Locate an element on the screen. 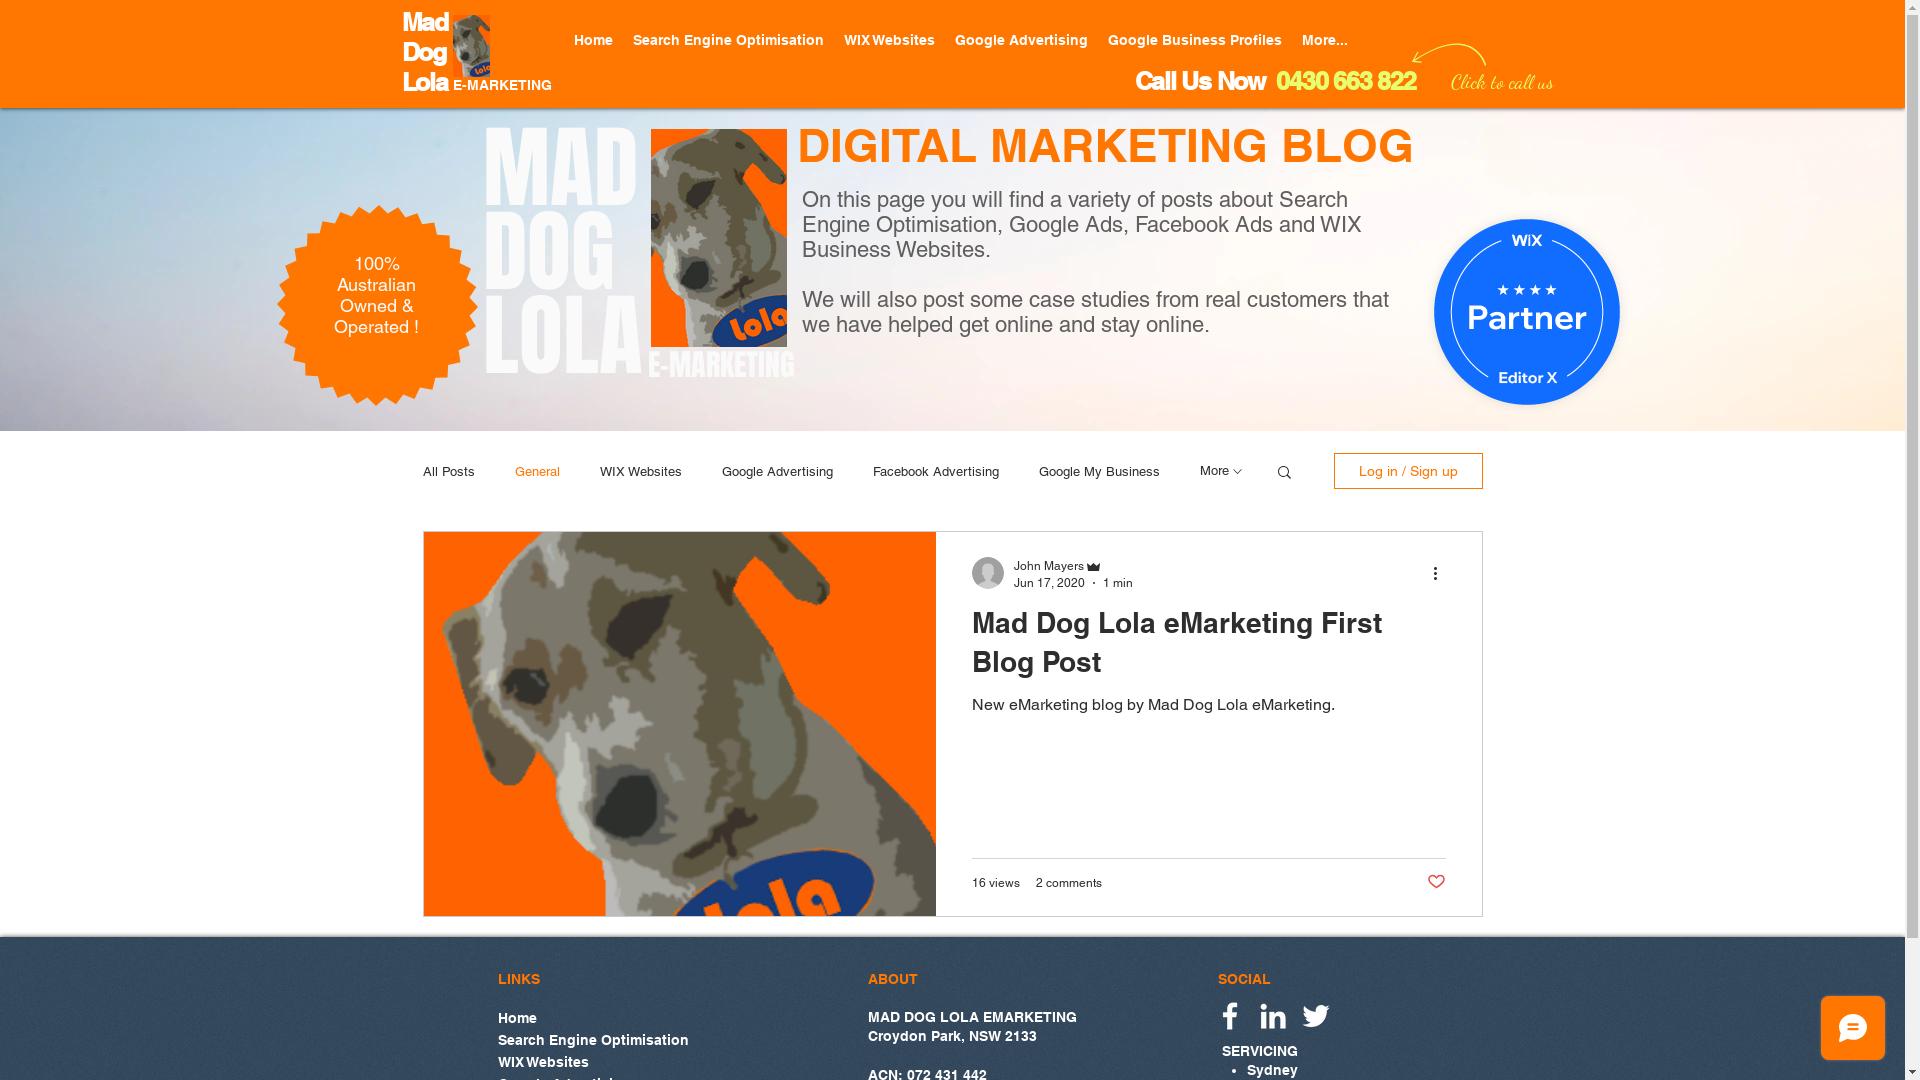 The image size is (1920, 1080). 'Google Business Profiles' is located at coordinates (1195, 40).